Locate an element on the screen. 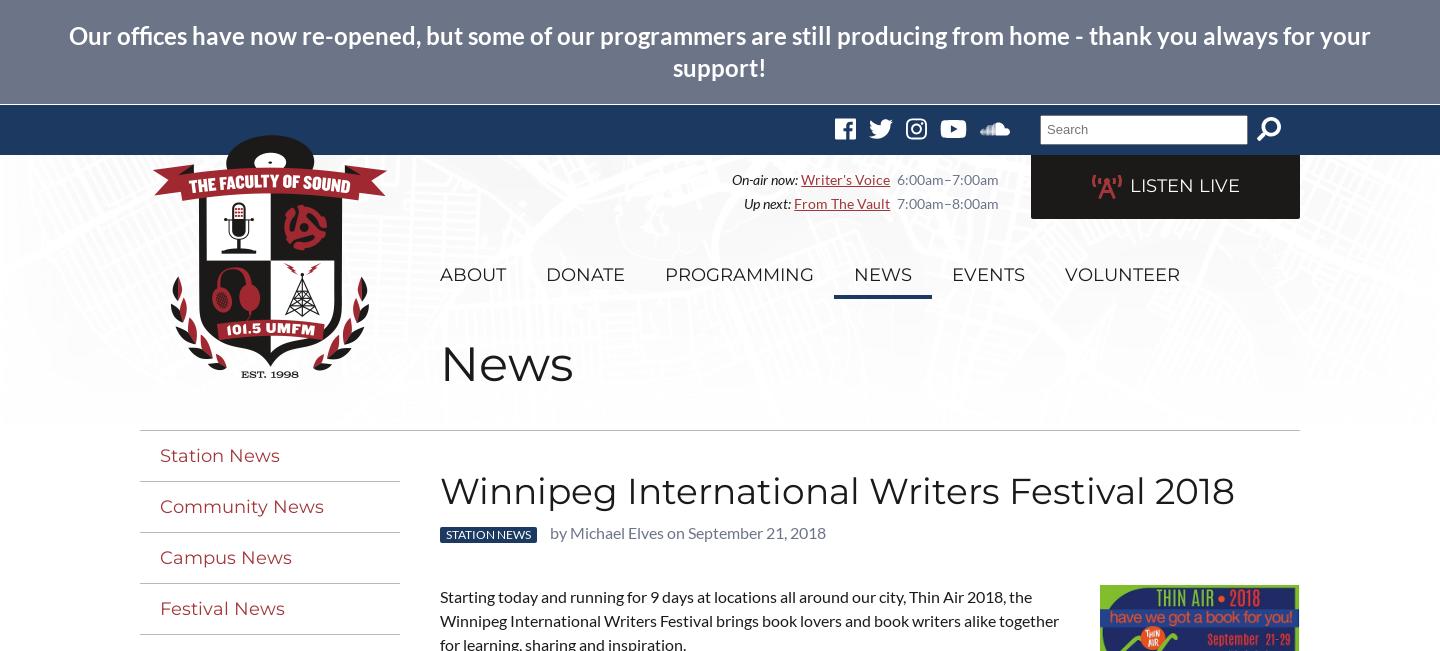  'About' is located at coordinates (473, 274).